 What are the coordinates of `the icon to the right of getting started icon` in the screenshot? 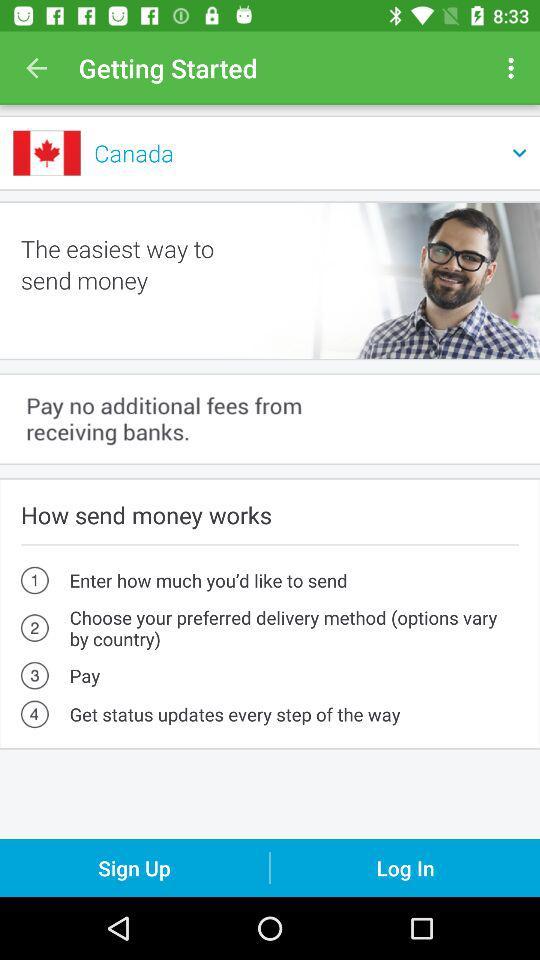 It's located at (513, 68).